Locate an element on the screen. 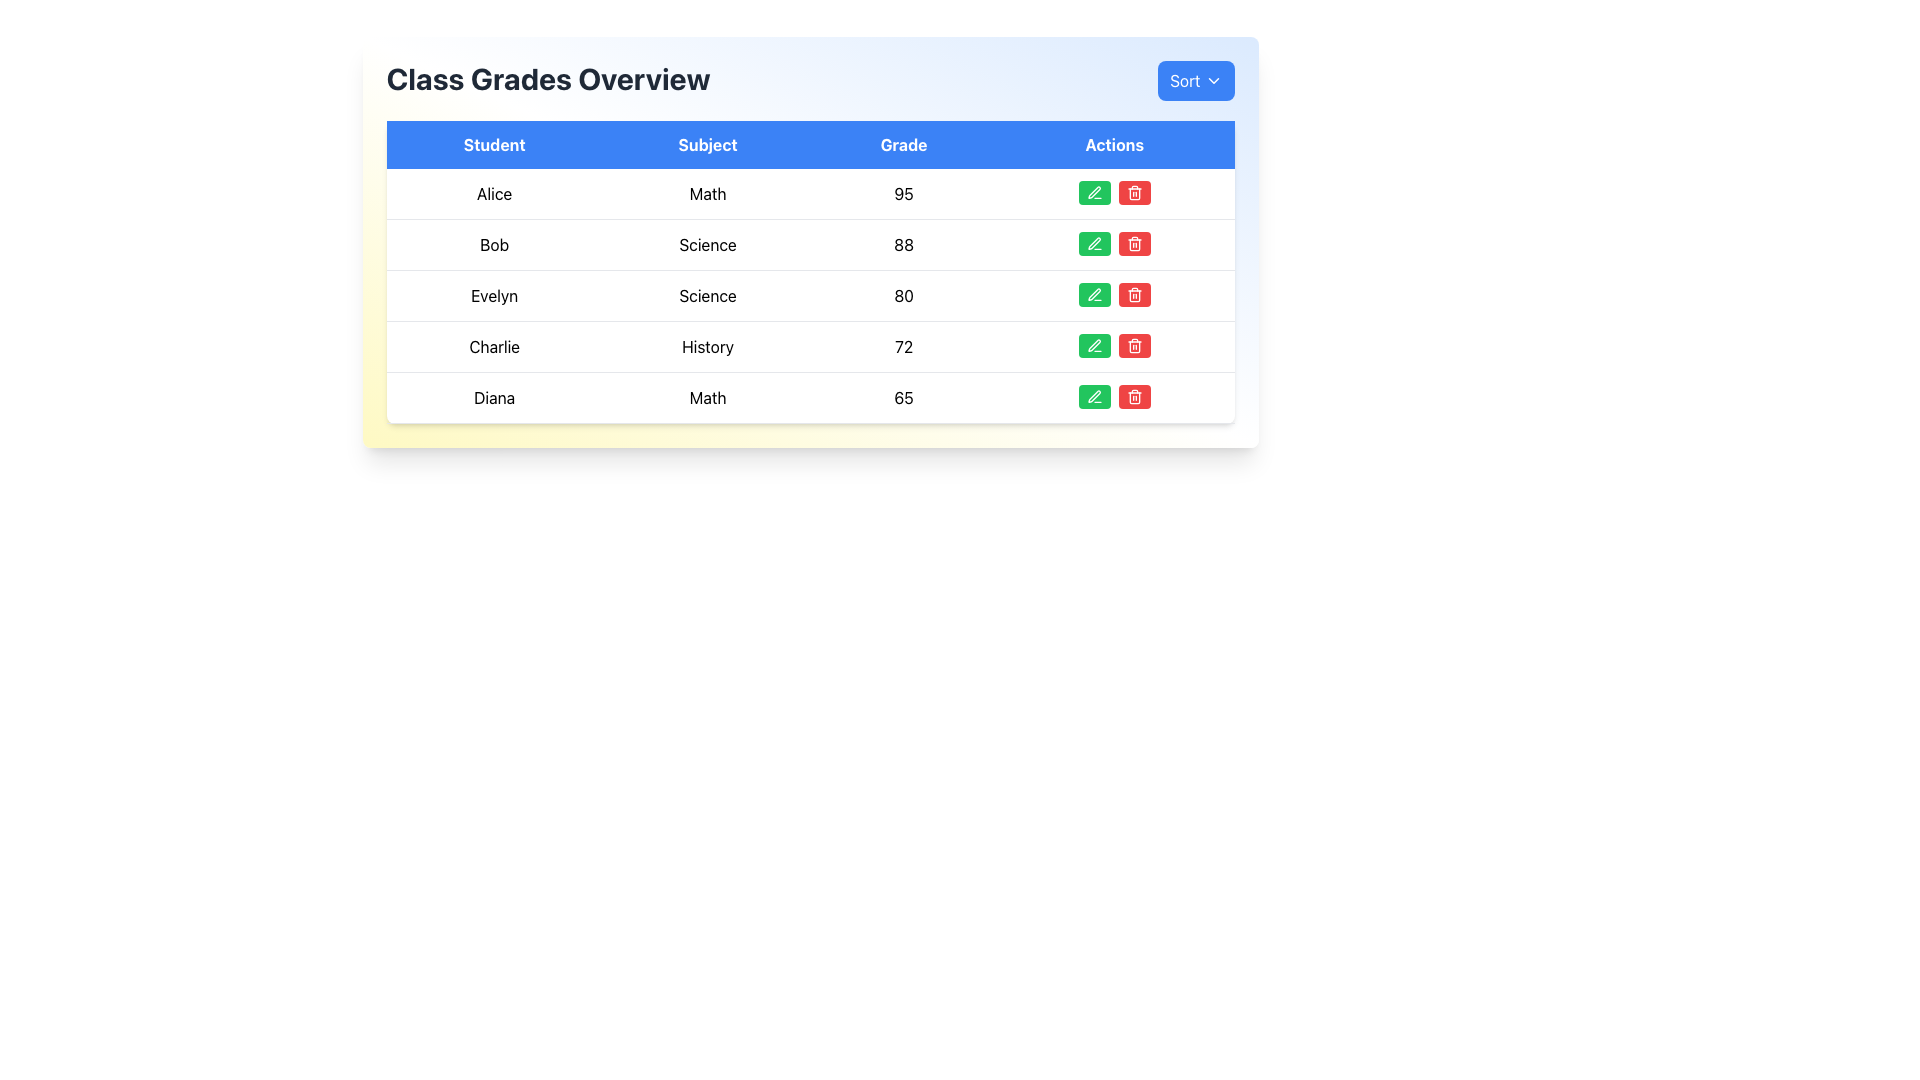 This screenshot has height=1080, width=1920. text from the table within the rectangular panel that has a gradient background from yellow to blue and rounded borders, which contains headers 'Student', 'Subject', 'Grade', and 'Actions' is located at coordinates (810, 241).